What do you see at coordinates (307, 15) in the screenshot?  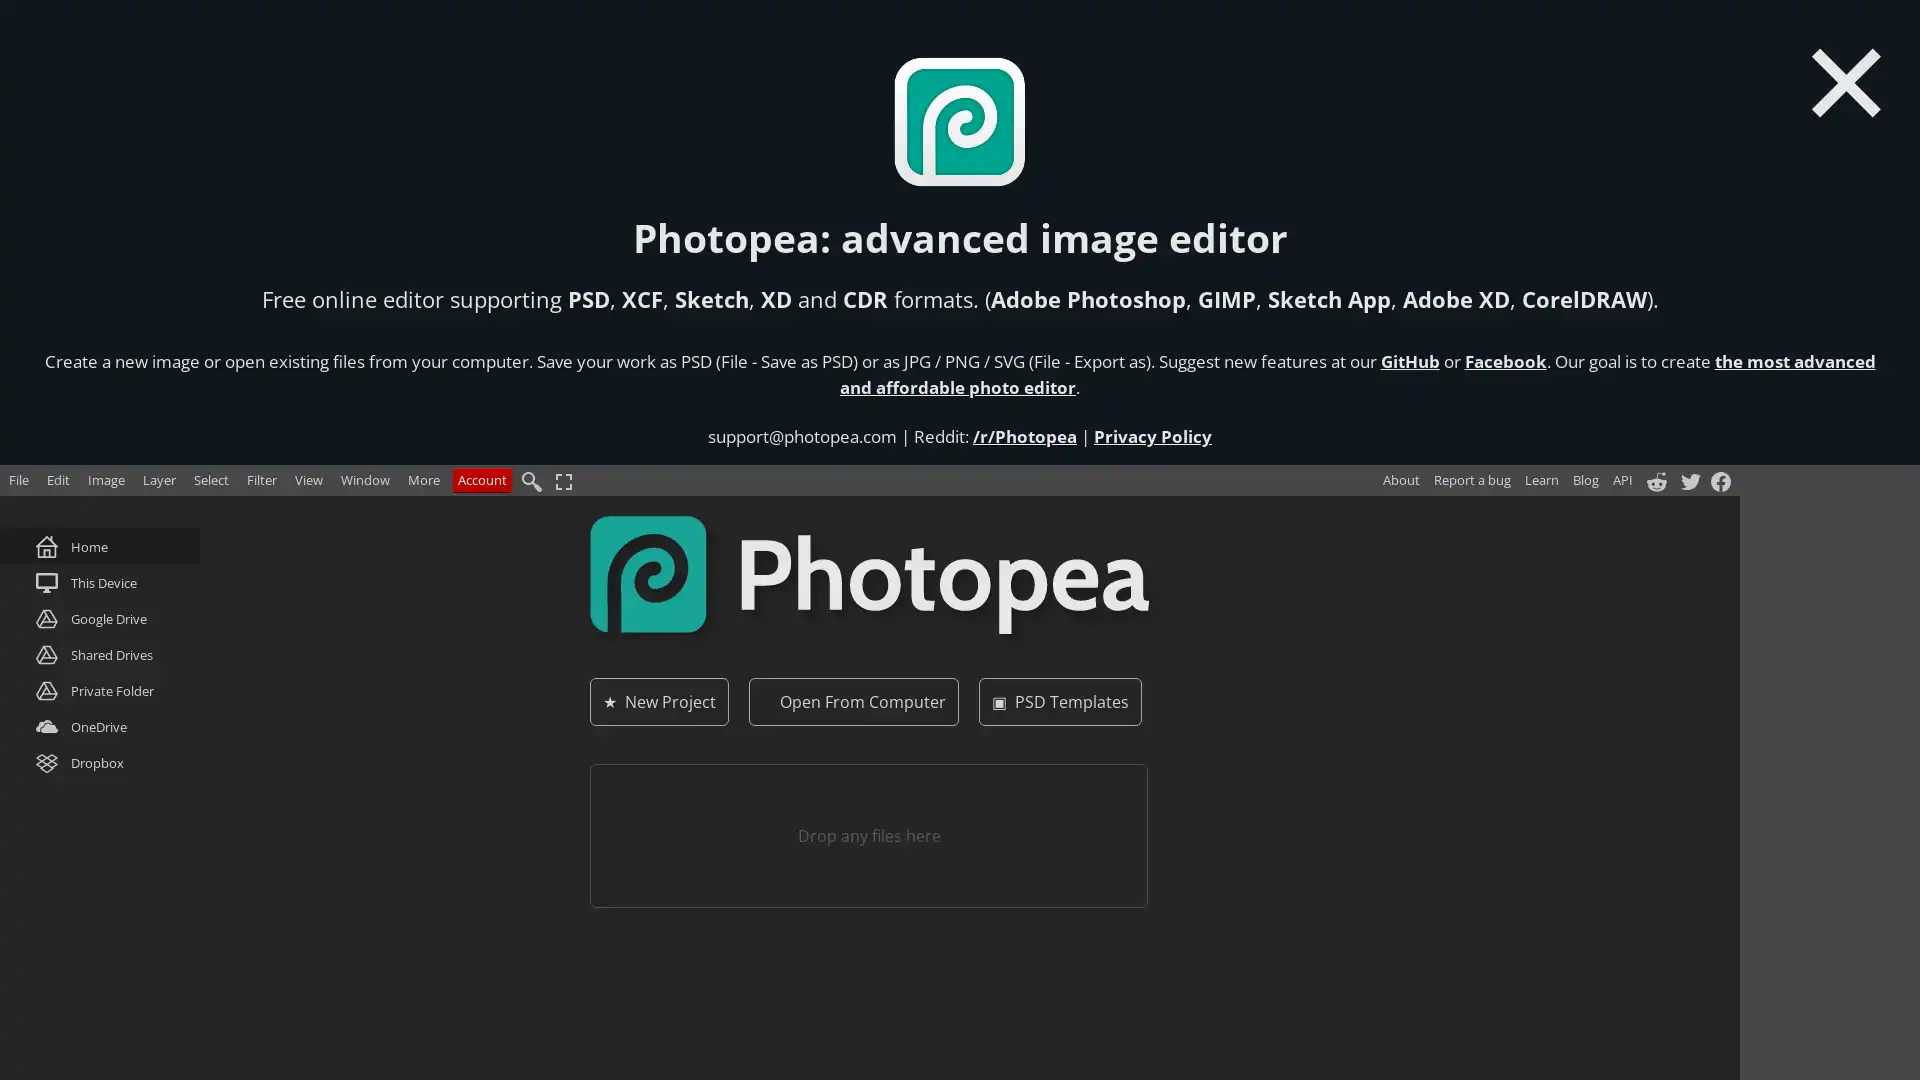 I see `View` at bounding box center [307, 15].